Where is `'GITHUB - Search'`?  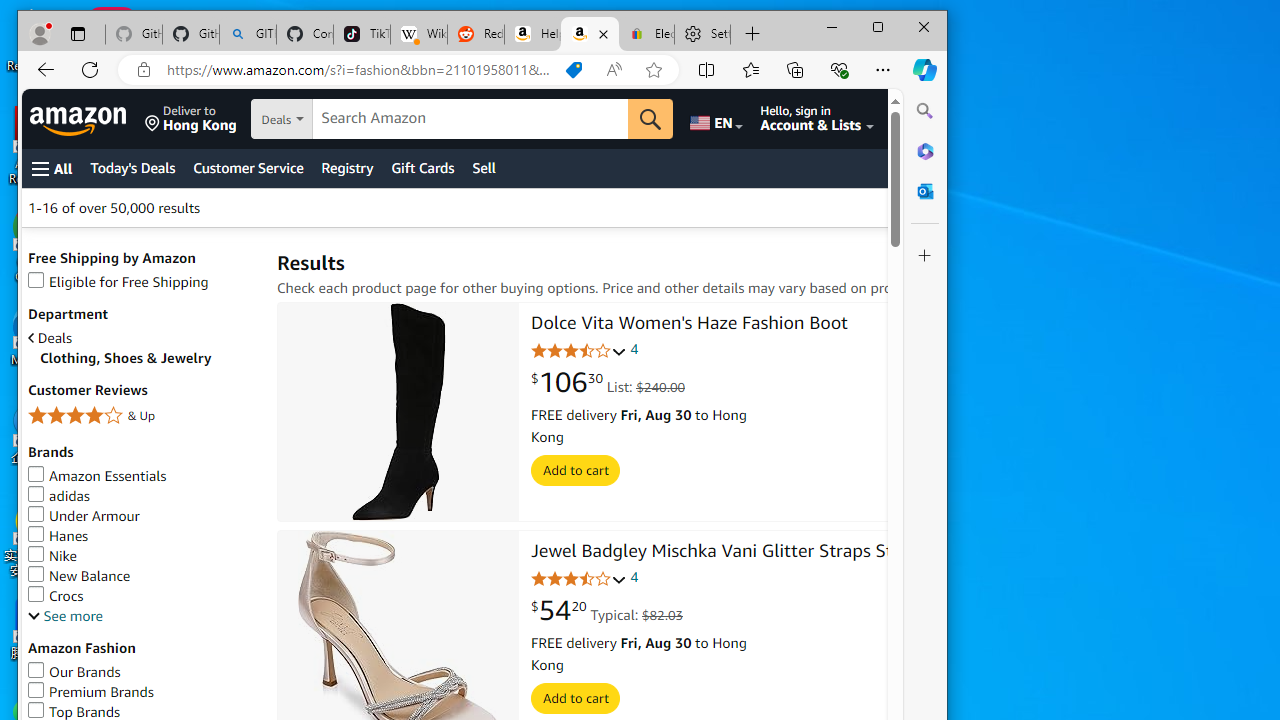 'GITHUB - Search' is located at coordinates (247, 34).